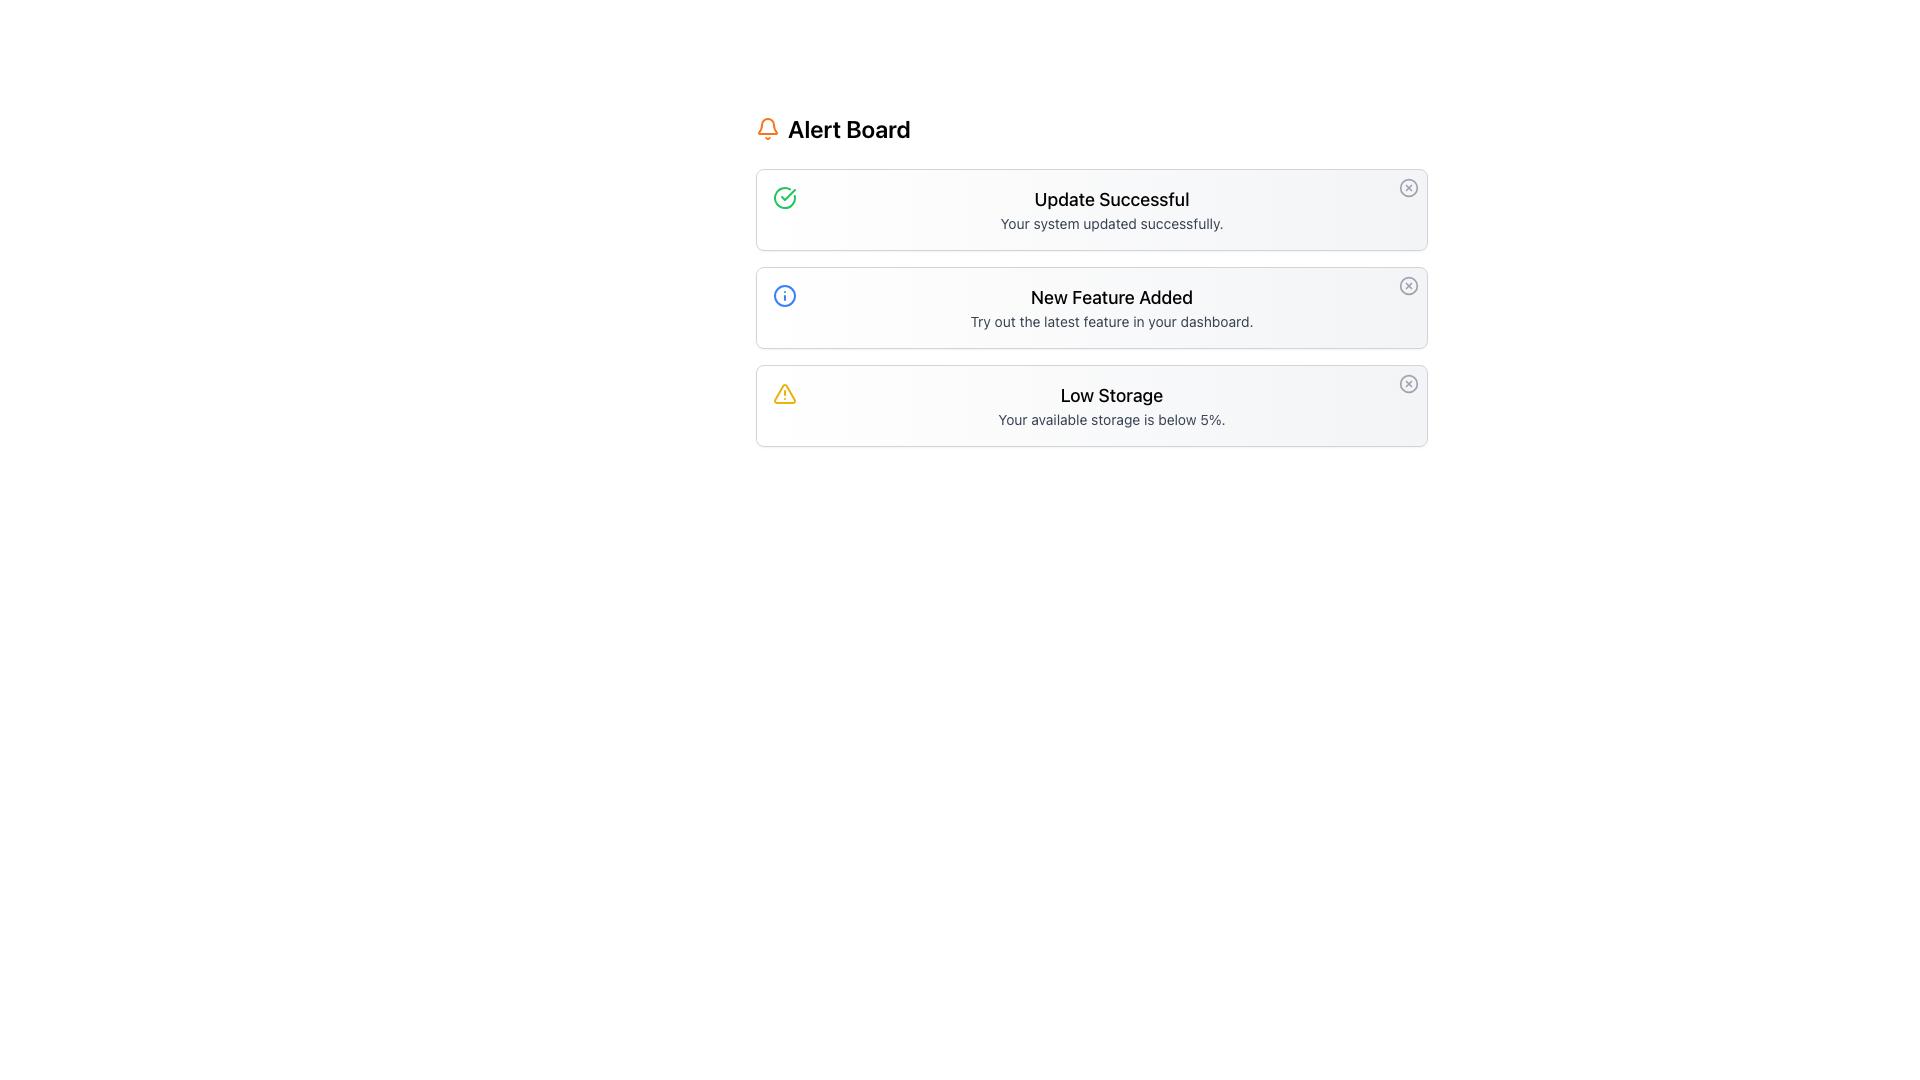 Image resolution: width=1920 pixels, height=1080 pixels. What do you see at coordinates (1408, 285) in the screenshot?
I see `the circular SVG element located at the top-right corner of the second notification card` at bounding box center [1408, 285].